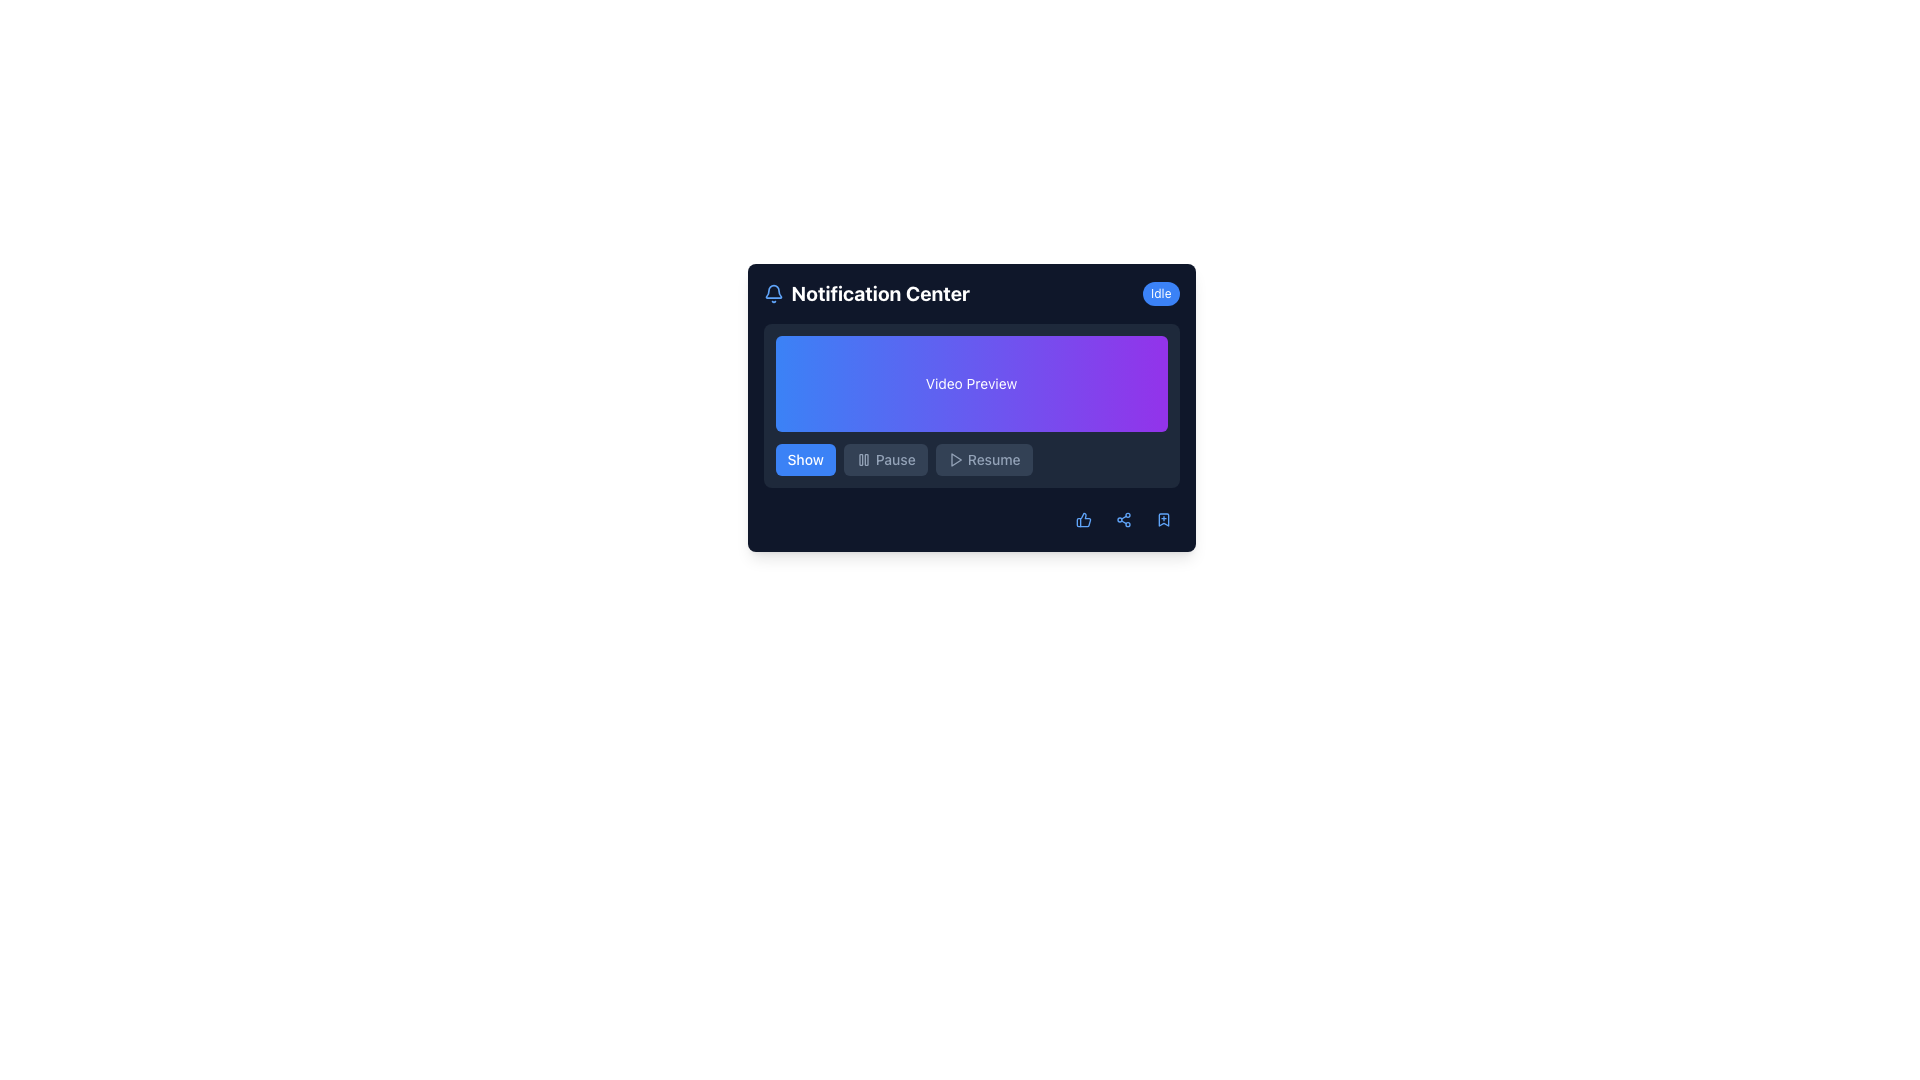  Describe the element at coordinates (1163, 519) in the screenshot. I see `the small blue bookmark icon with a '+' symbol located at the bottom-right of the notification panel` at that location.